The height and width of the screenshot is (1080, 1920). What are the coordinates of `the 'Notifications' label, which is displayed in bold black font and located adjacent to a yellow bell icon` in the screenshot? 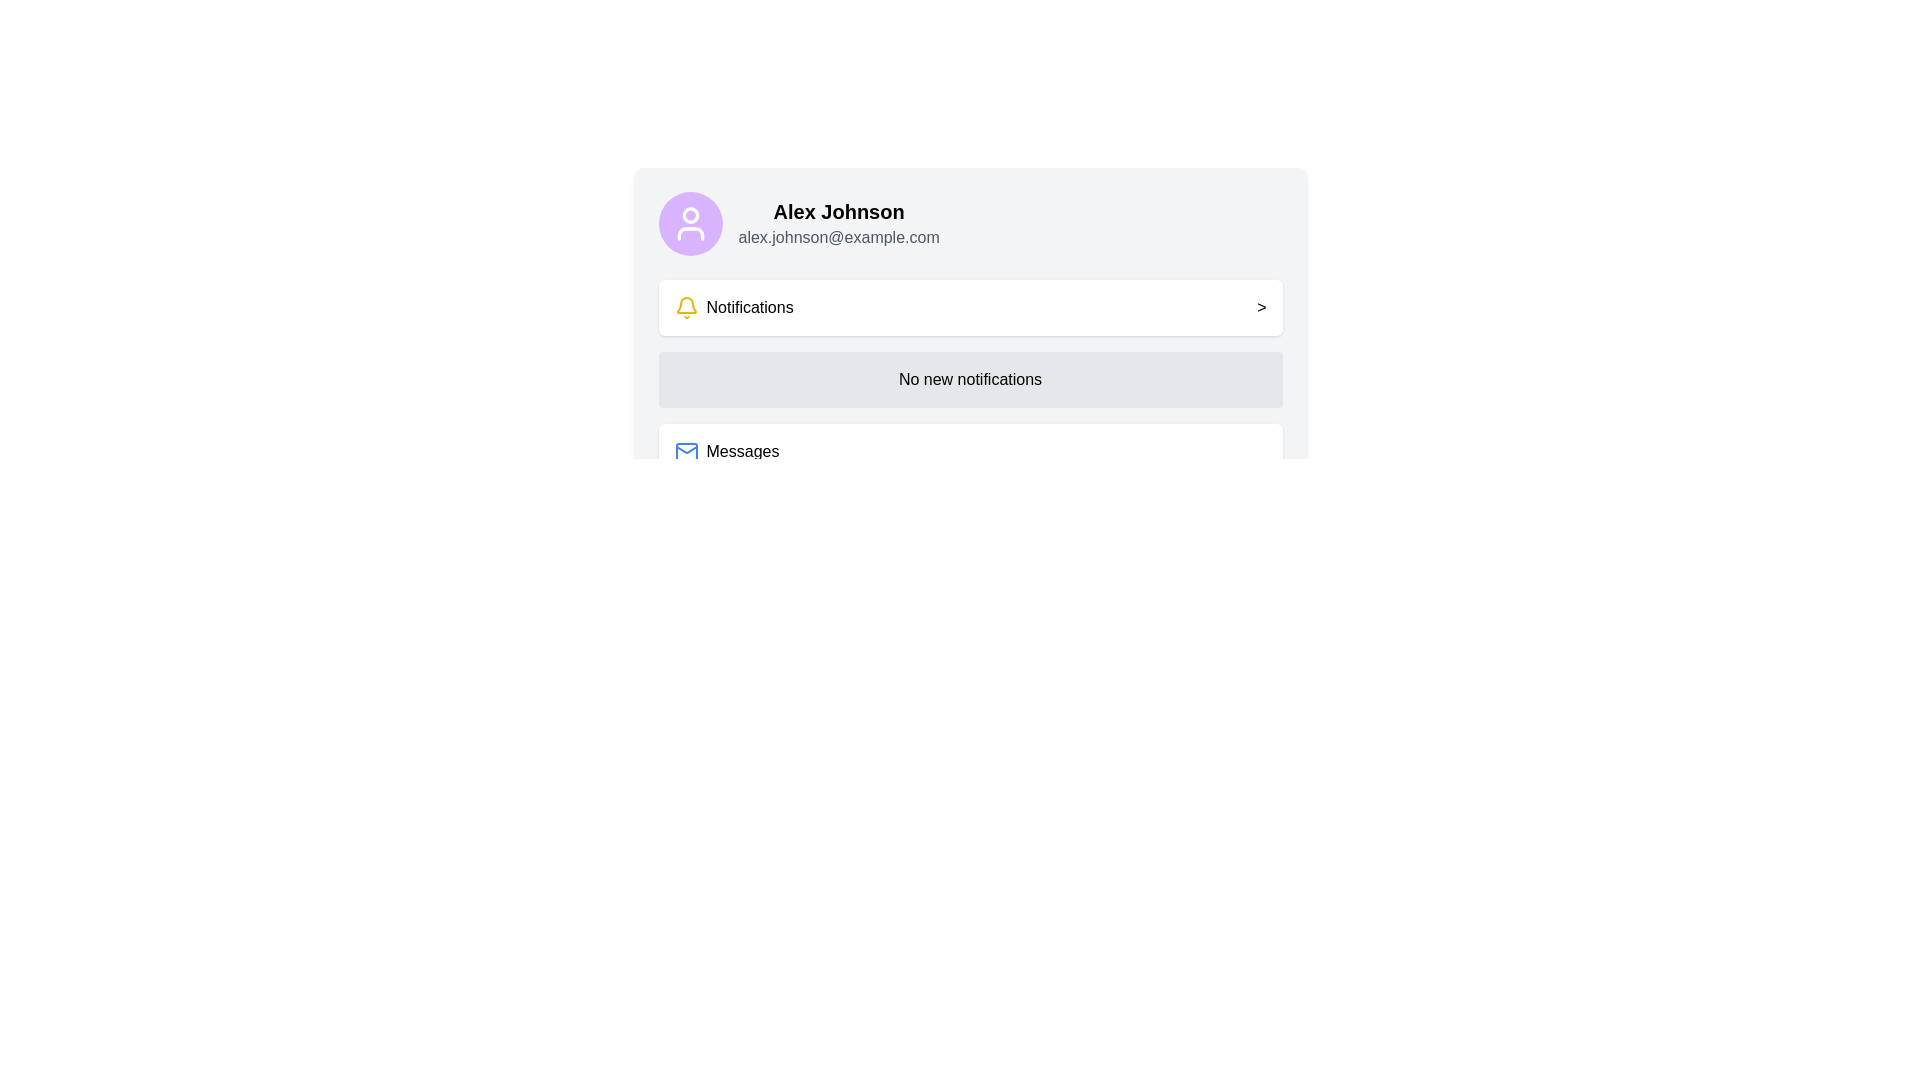 It's located at (749, 308).